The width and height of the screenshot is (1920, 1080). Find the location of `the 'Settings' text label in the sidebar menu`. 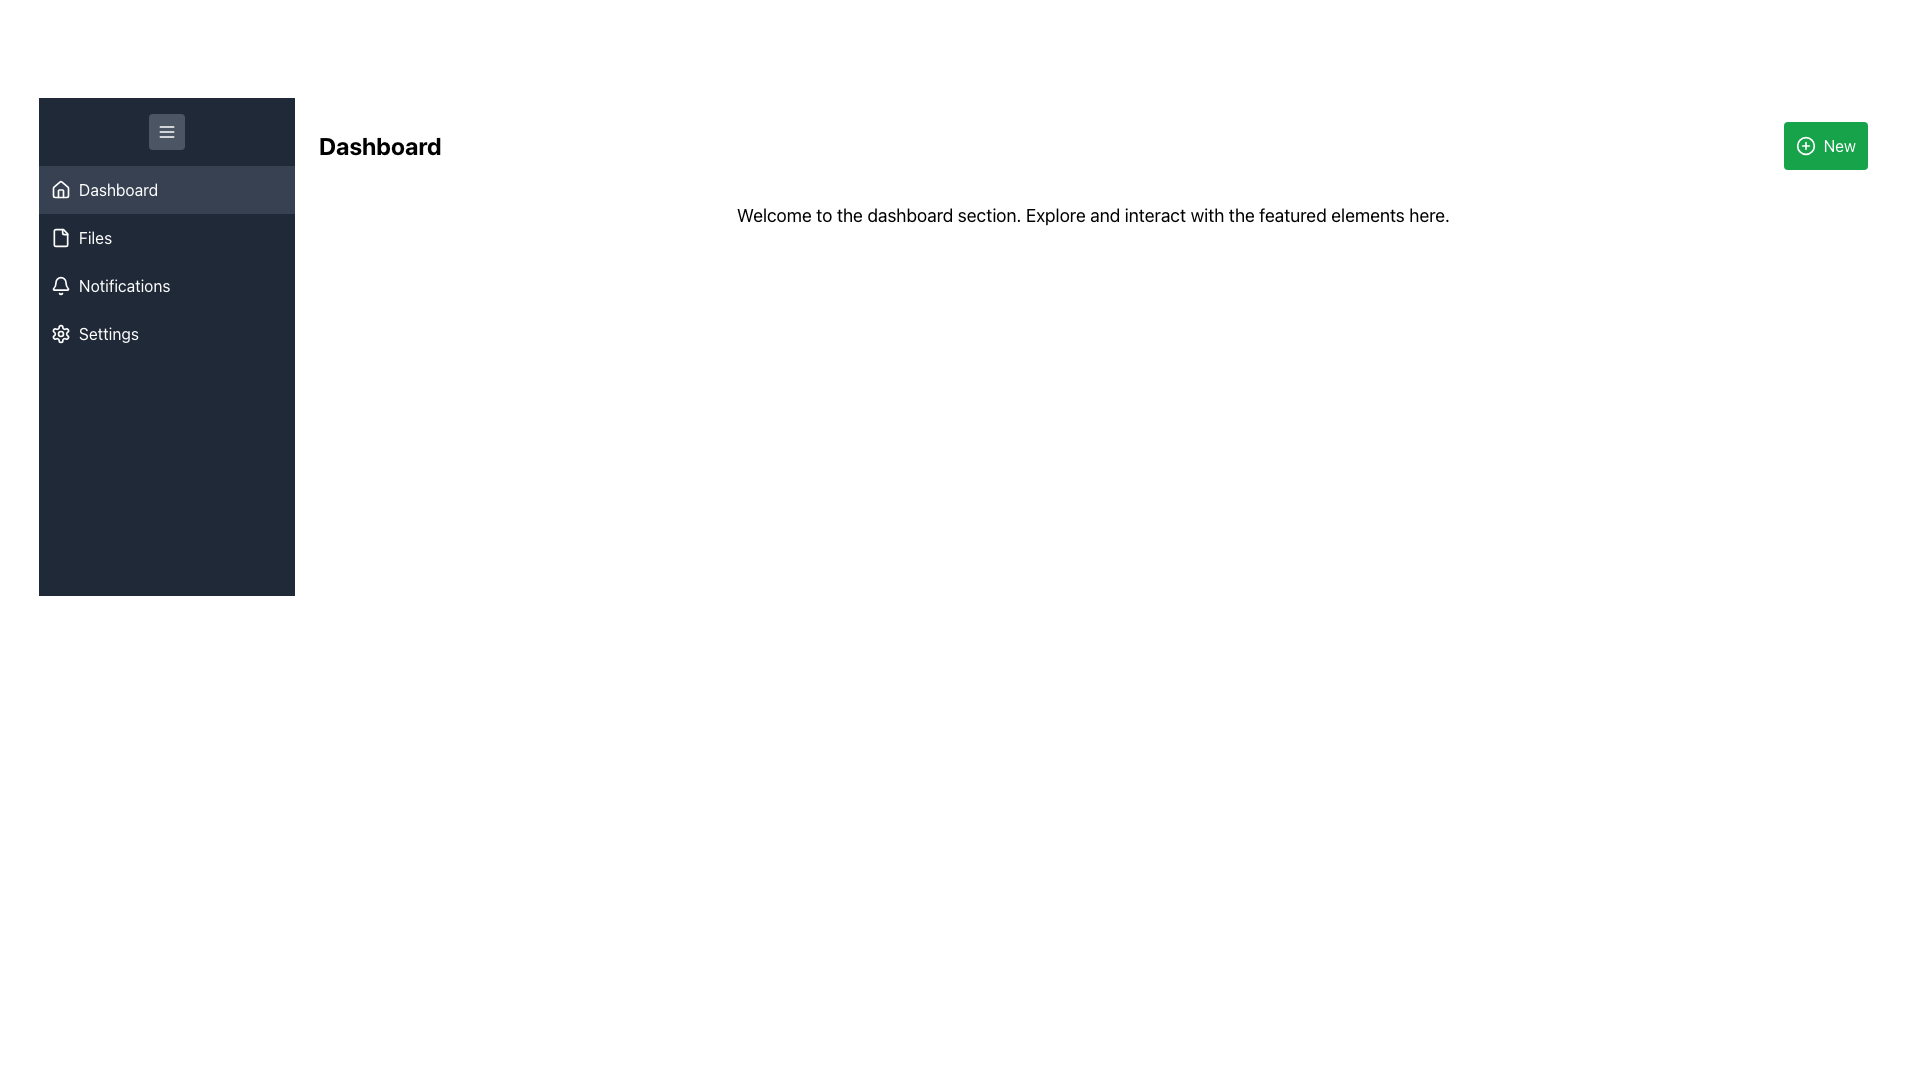

the 'Settings' text label in the sidebar menu is located at coordinates (107, 333).